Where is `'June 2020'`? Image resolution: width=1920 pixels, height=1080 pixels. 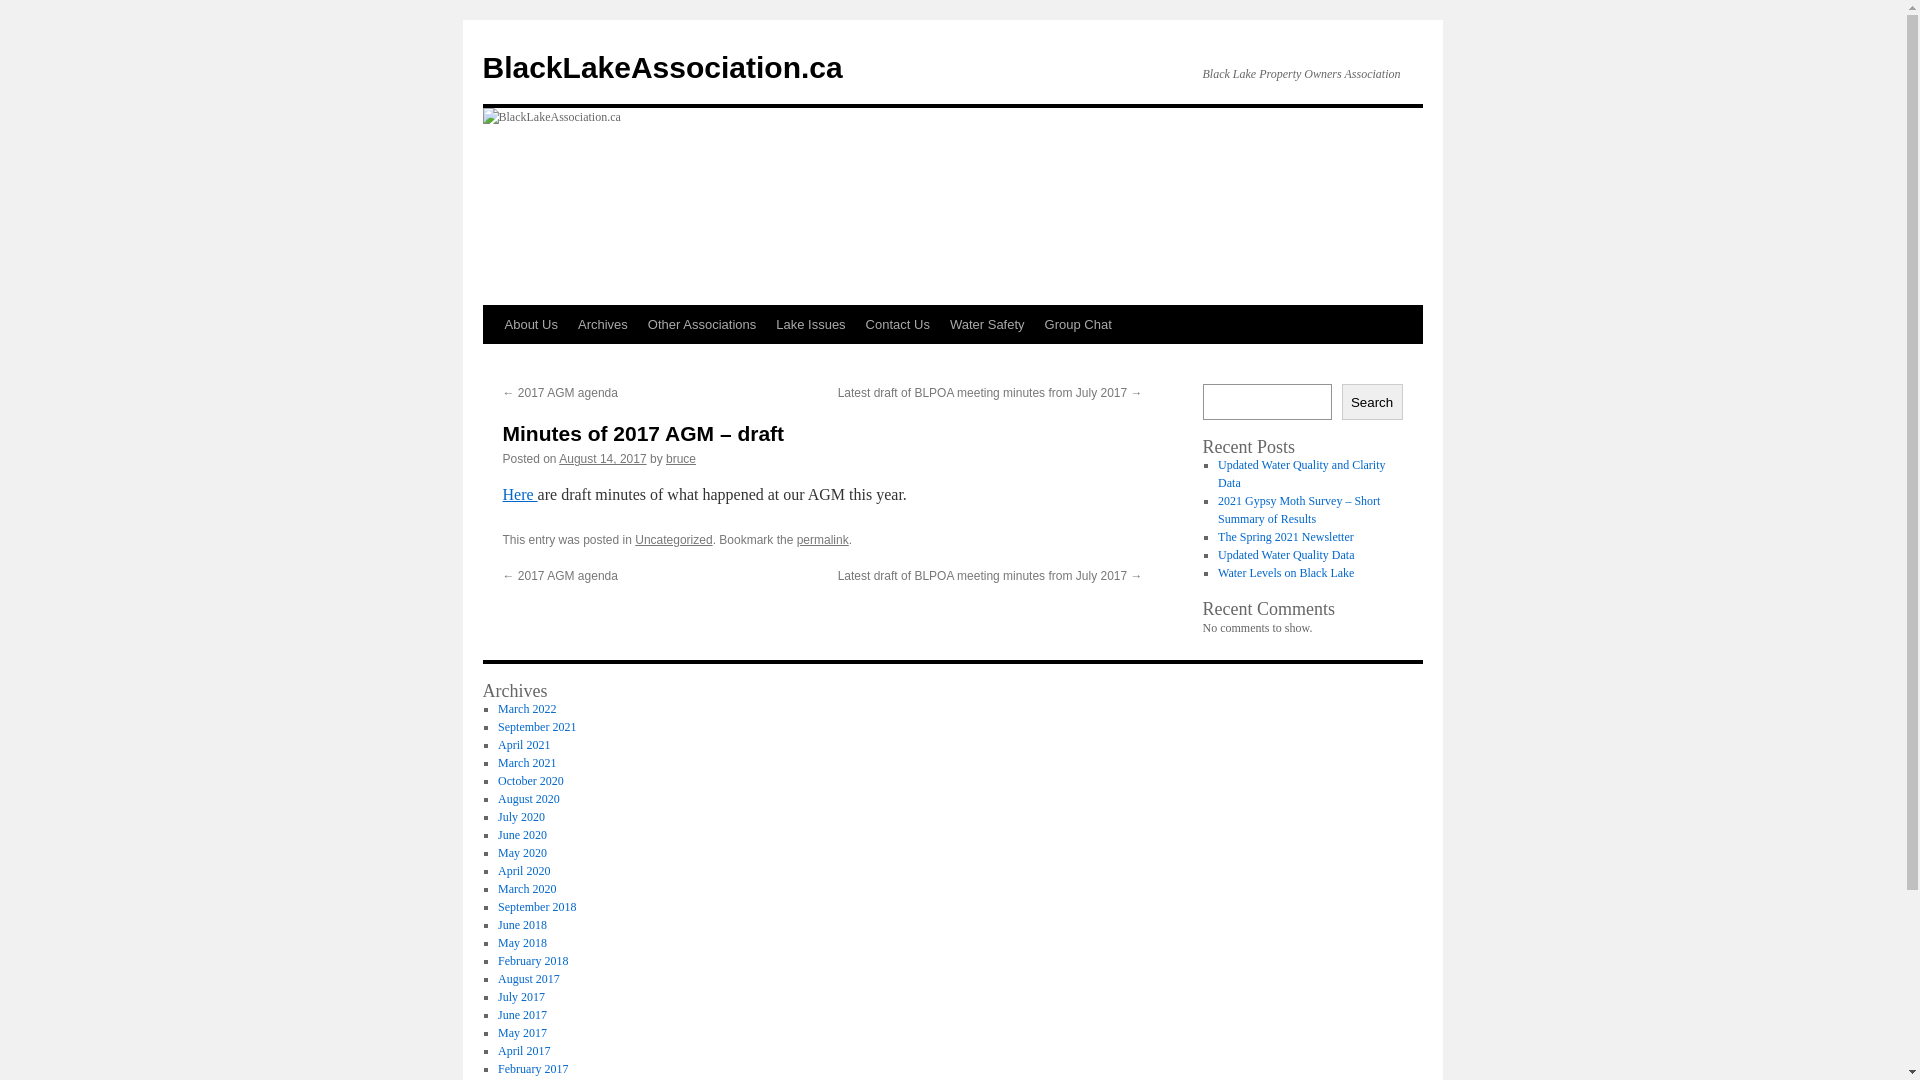 'June 2020' is located at coordinates (522, 834).